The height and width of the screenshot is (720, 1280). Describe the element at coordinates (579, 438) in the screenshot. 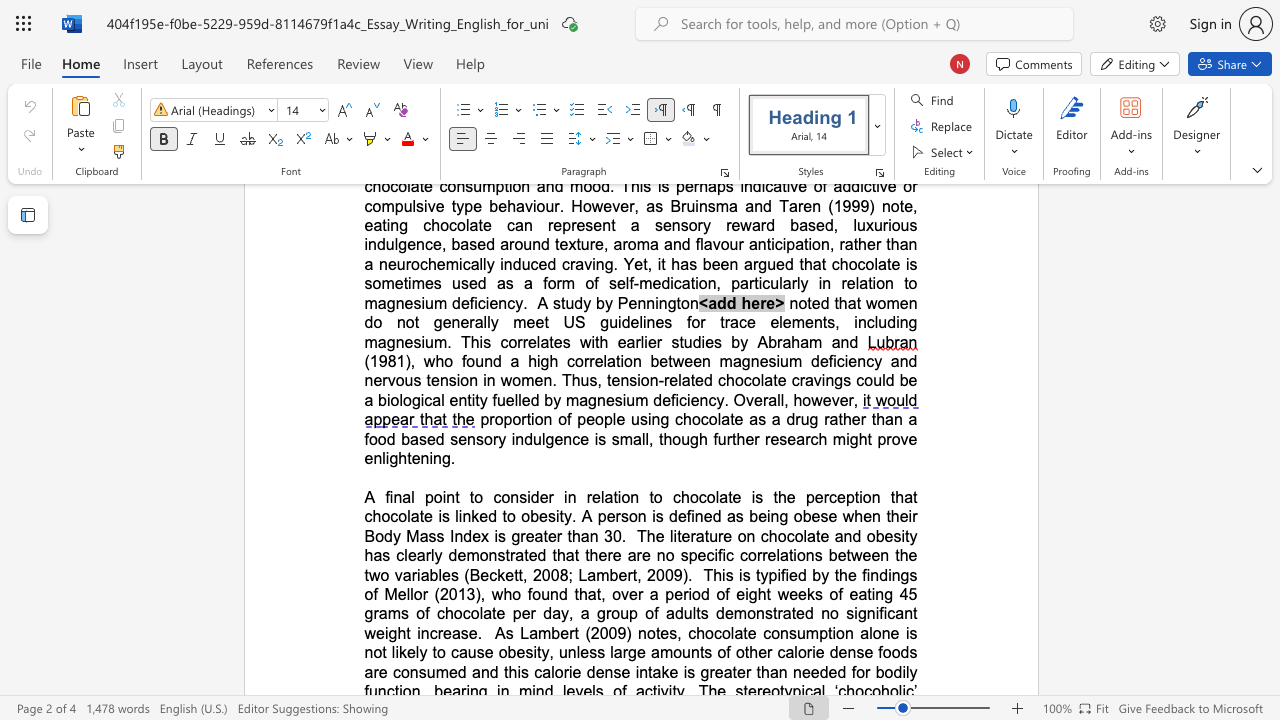

I see `the subset text "e is small, though further r" within the text "proportion of people using chocolate as a drug rather than a food based sensory indulgence is small, though further research might prove enlightening."` at that location.